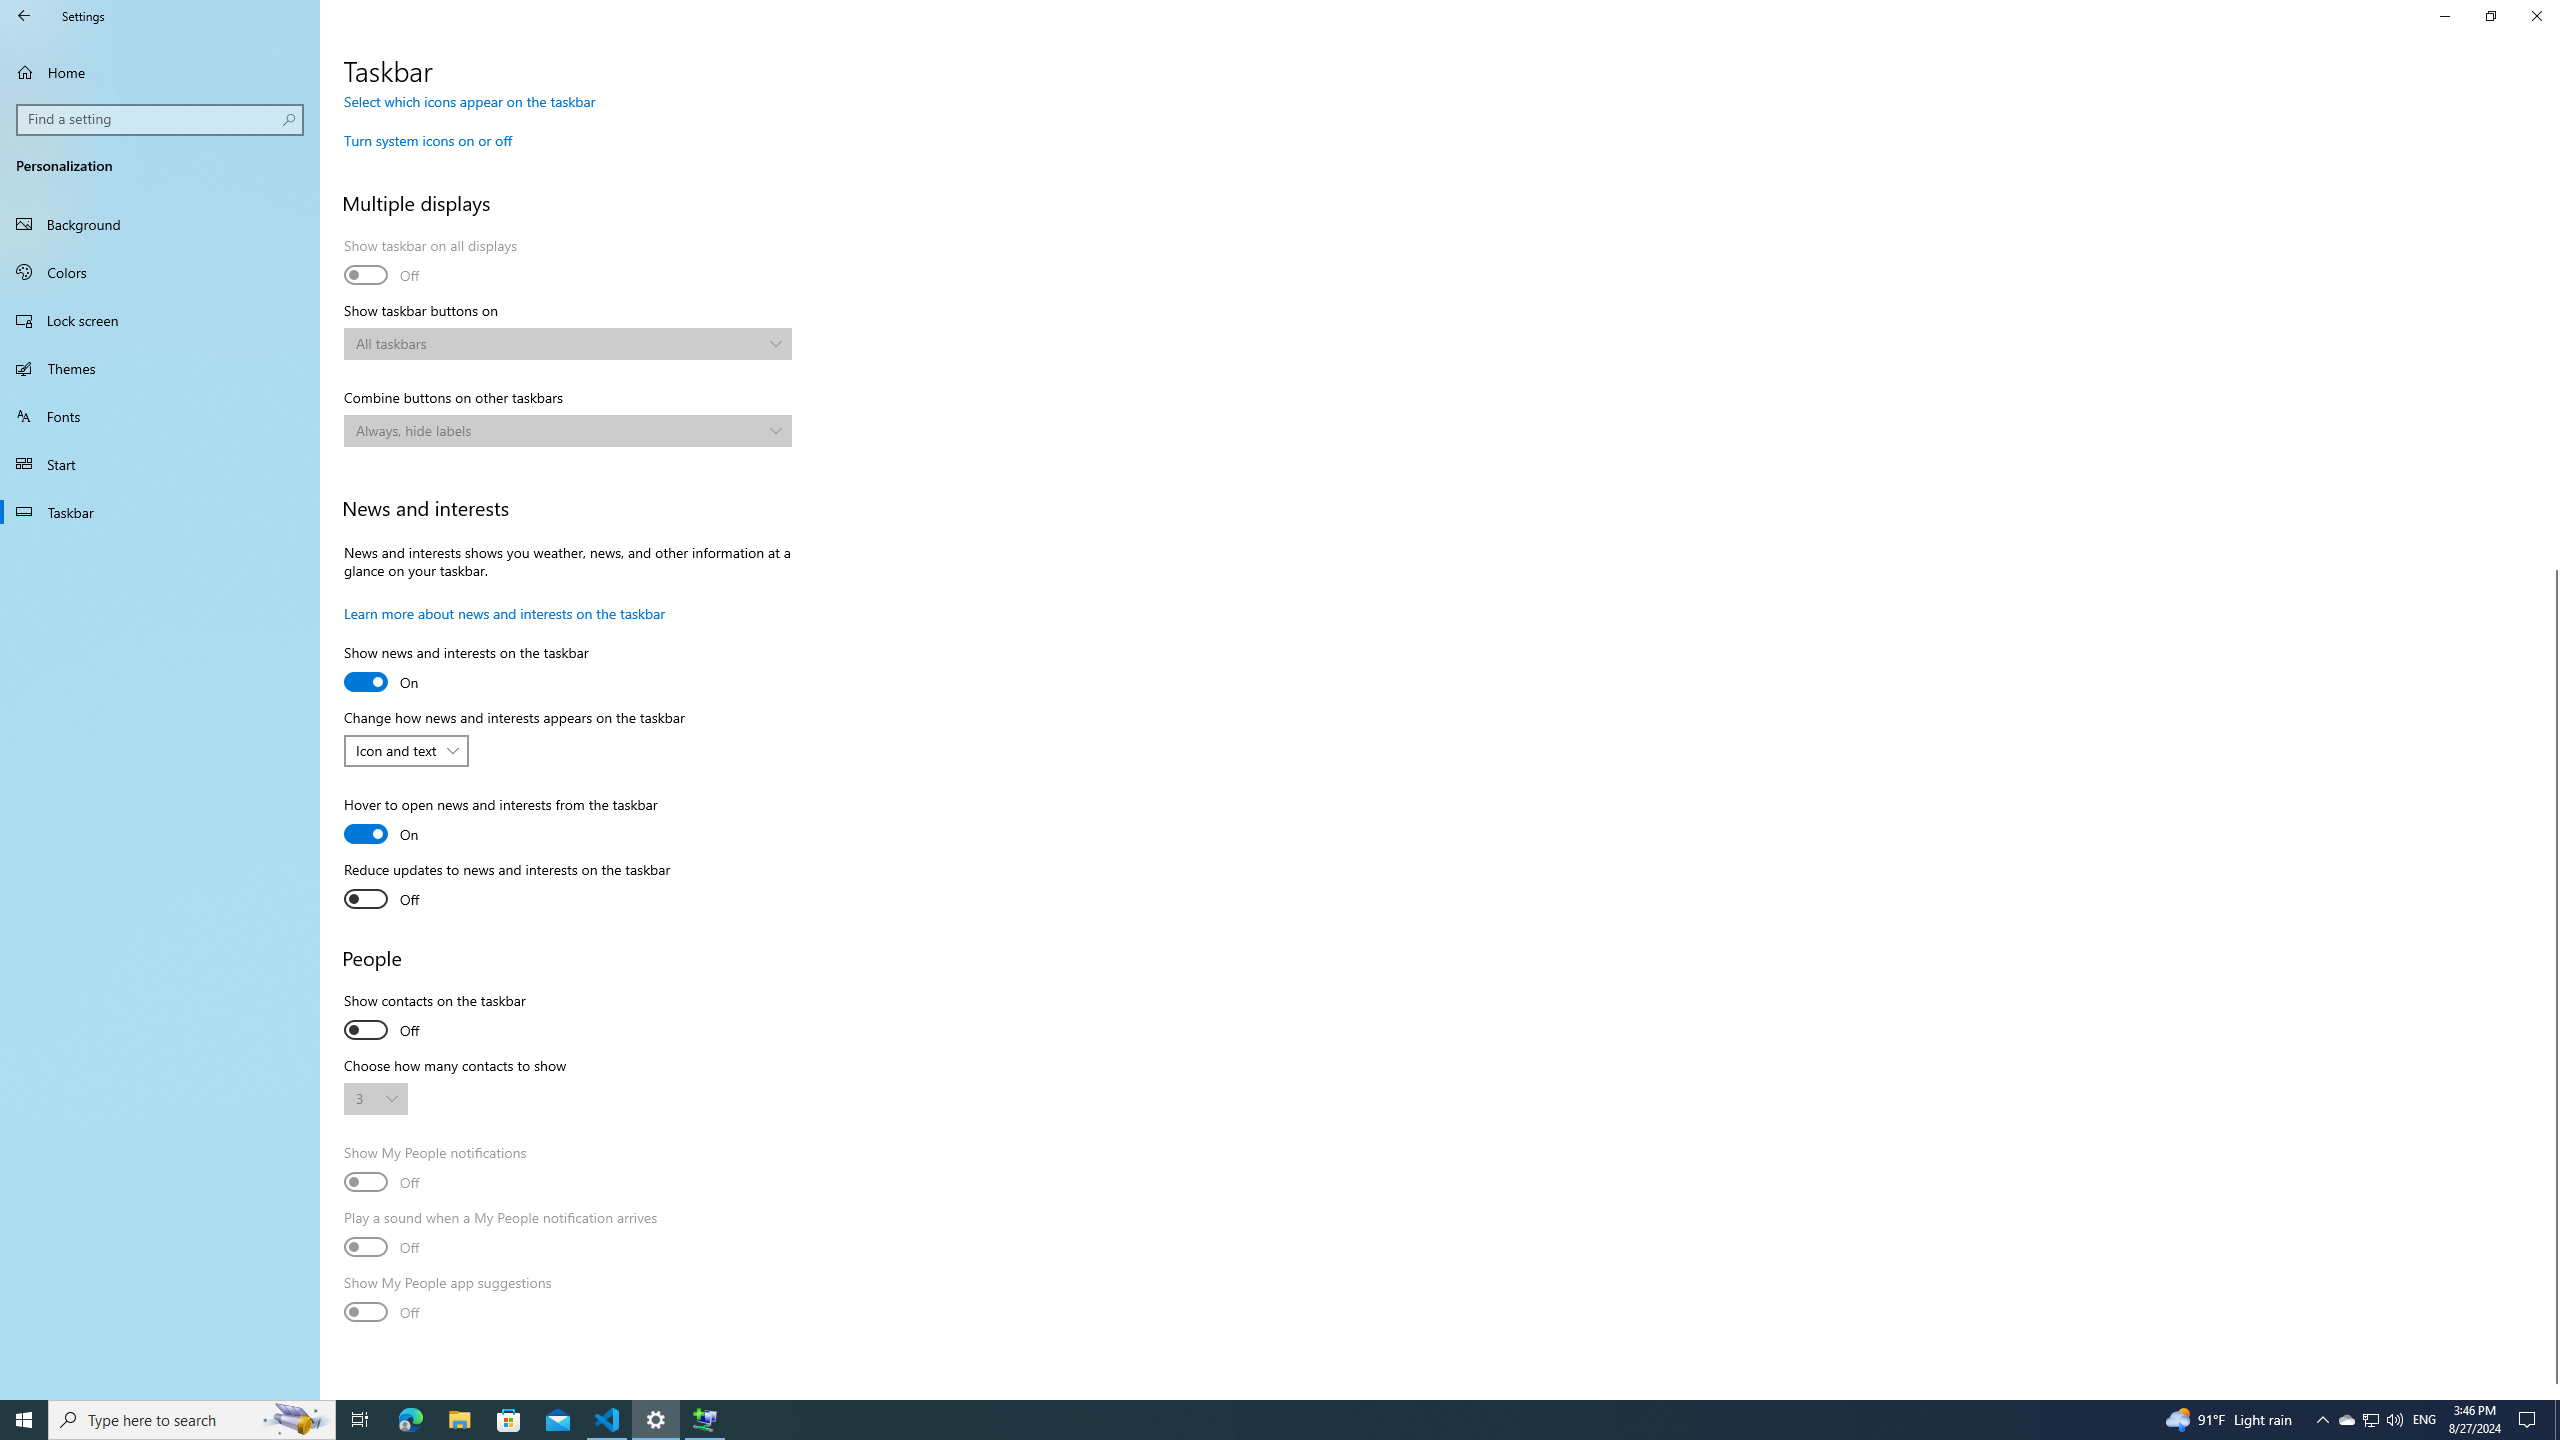 This screenshot has height=1440, width=2560. I want to click on 'All taskbars', so click(558, 342).